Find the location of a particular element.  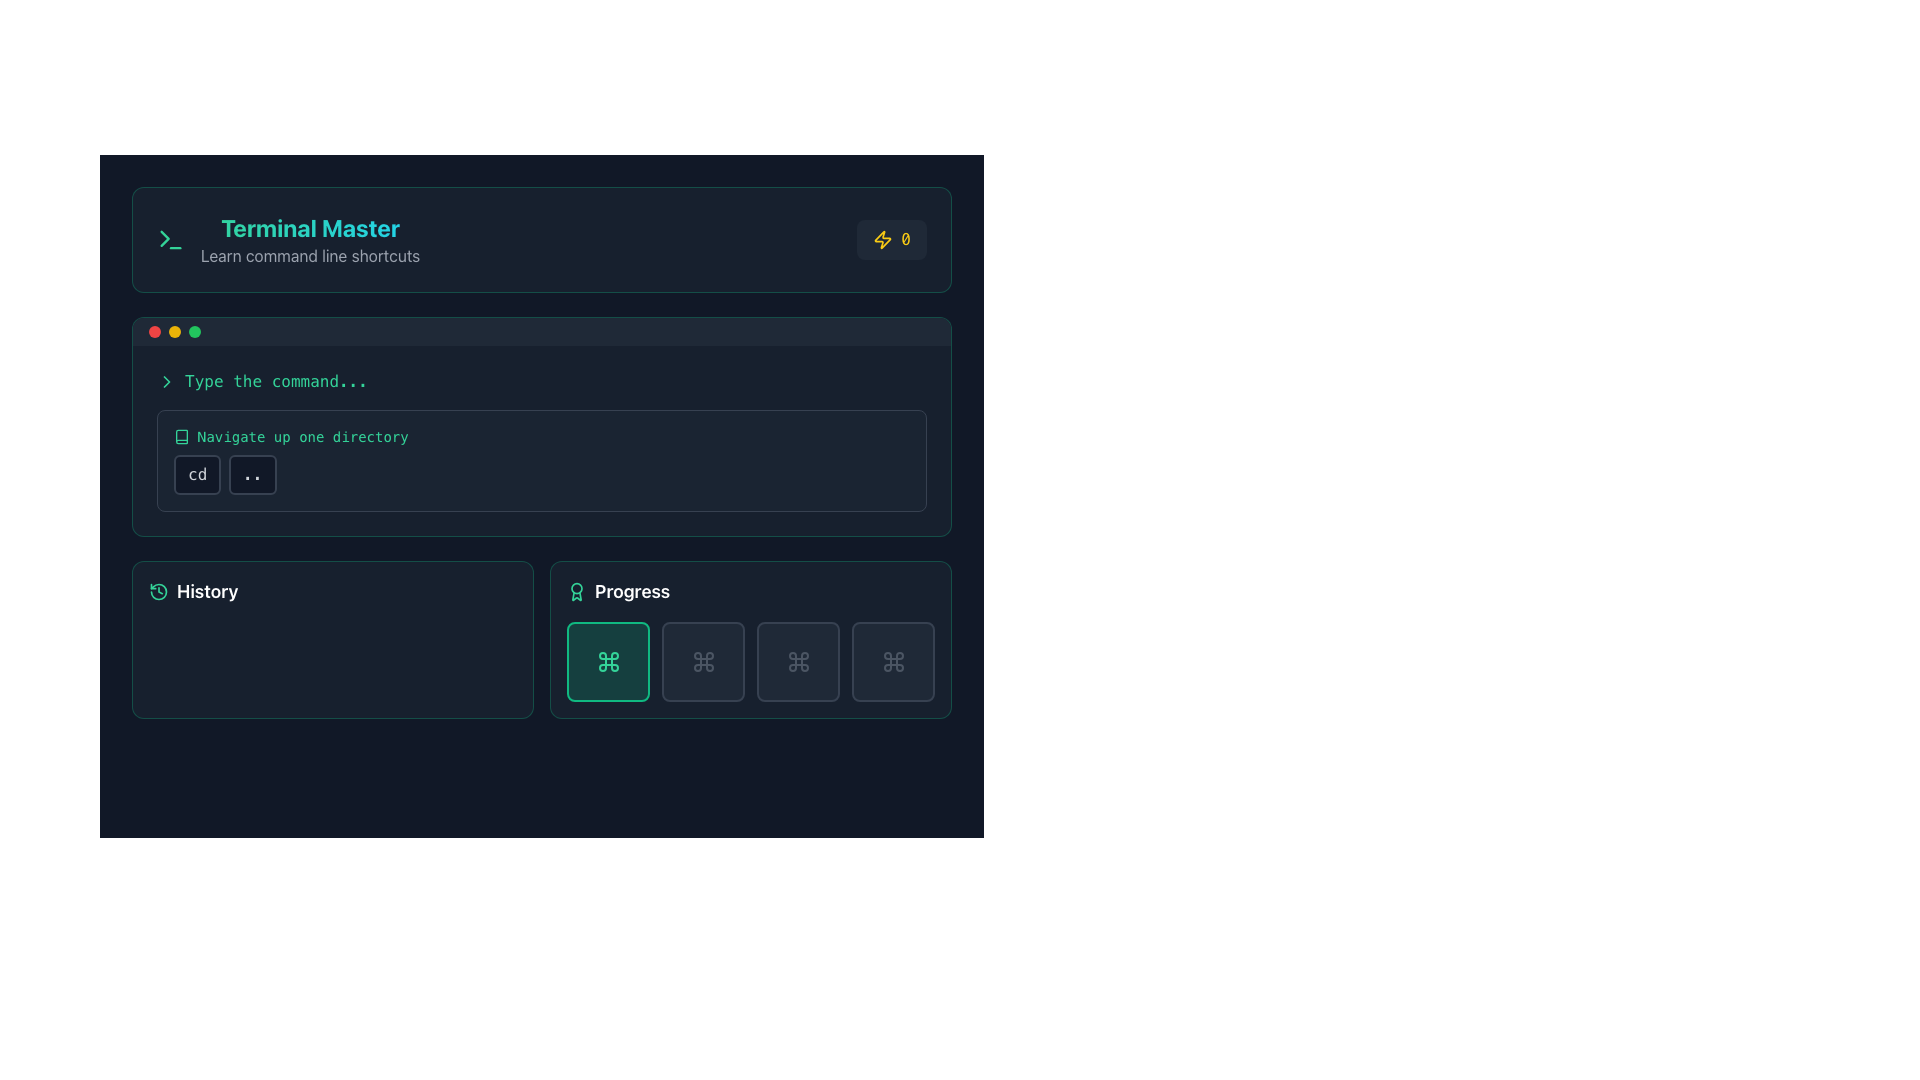

the third icon from the left in the set of four under the 'Progress' section is located at coordinates (797, 662).